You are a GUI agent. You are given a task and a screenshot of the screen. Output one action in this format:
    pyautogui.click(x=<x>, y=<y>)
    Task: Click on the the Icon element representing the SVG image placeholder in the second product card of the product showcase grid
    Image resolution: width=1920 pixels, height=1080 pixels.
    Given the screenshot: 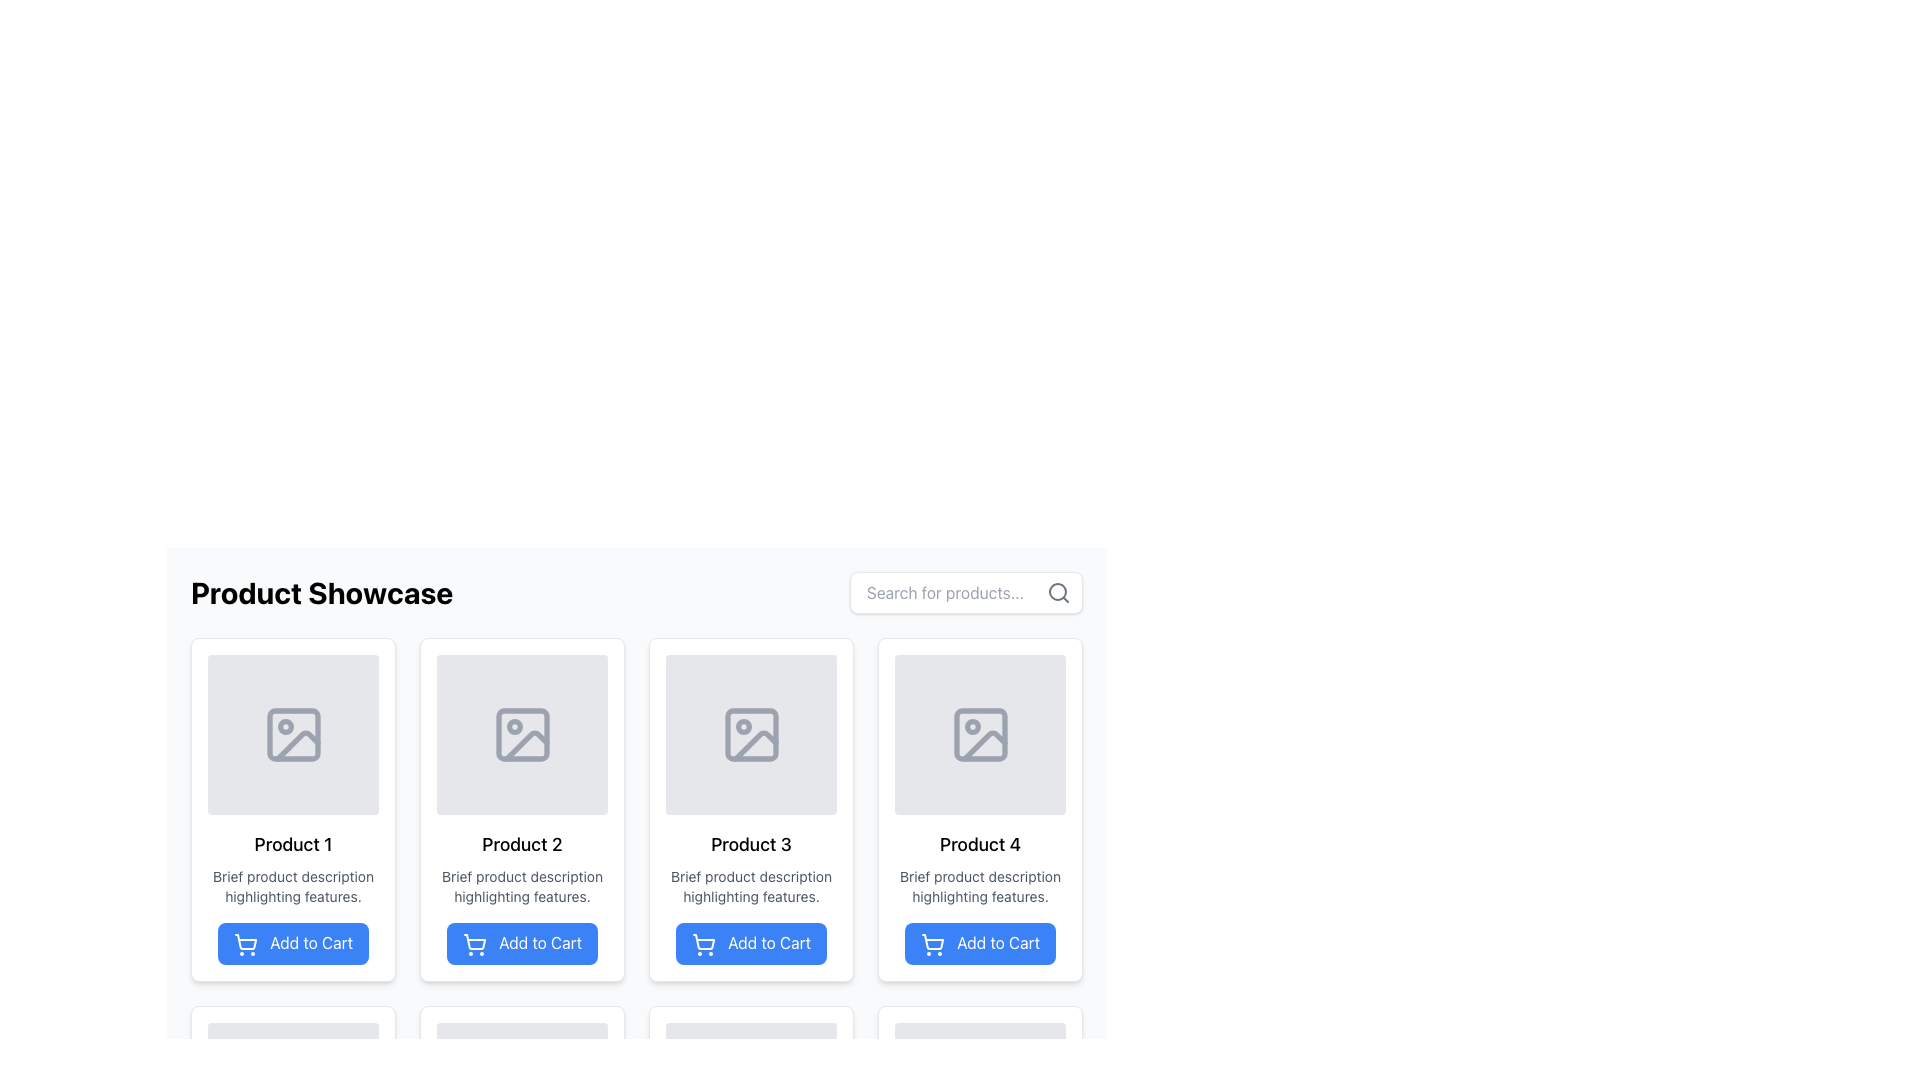 What is the action you would take?
    pyautogui.click(x=526, y=746)
    